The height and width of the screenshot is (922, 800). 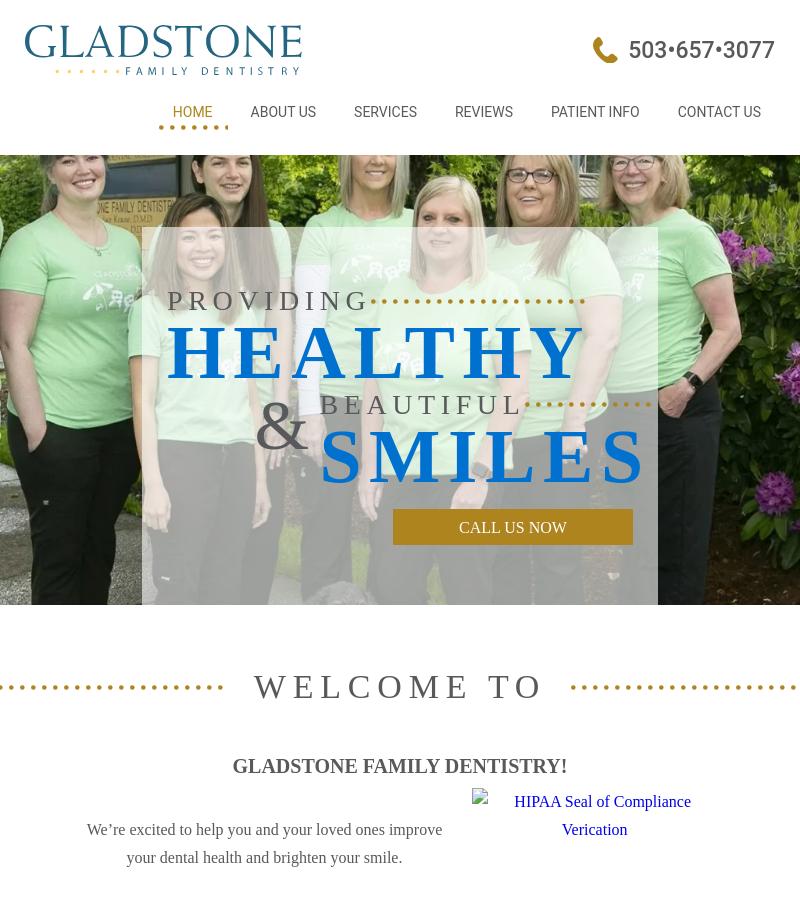 I want to click on 'Schedule Online', so click(x=700, y=146).